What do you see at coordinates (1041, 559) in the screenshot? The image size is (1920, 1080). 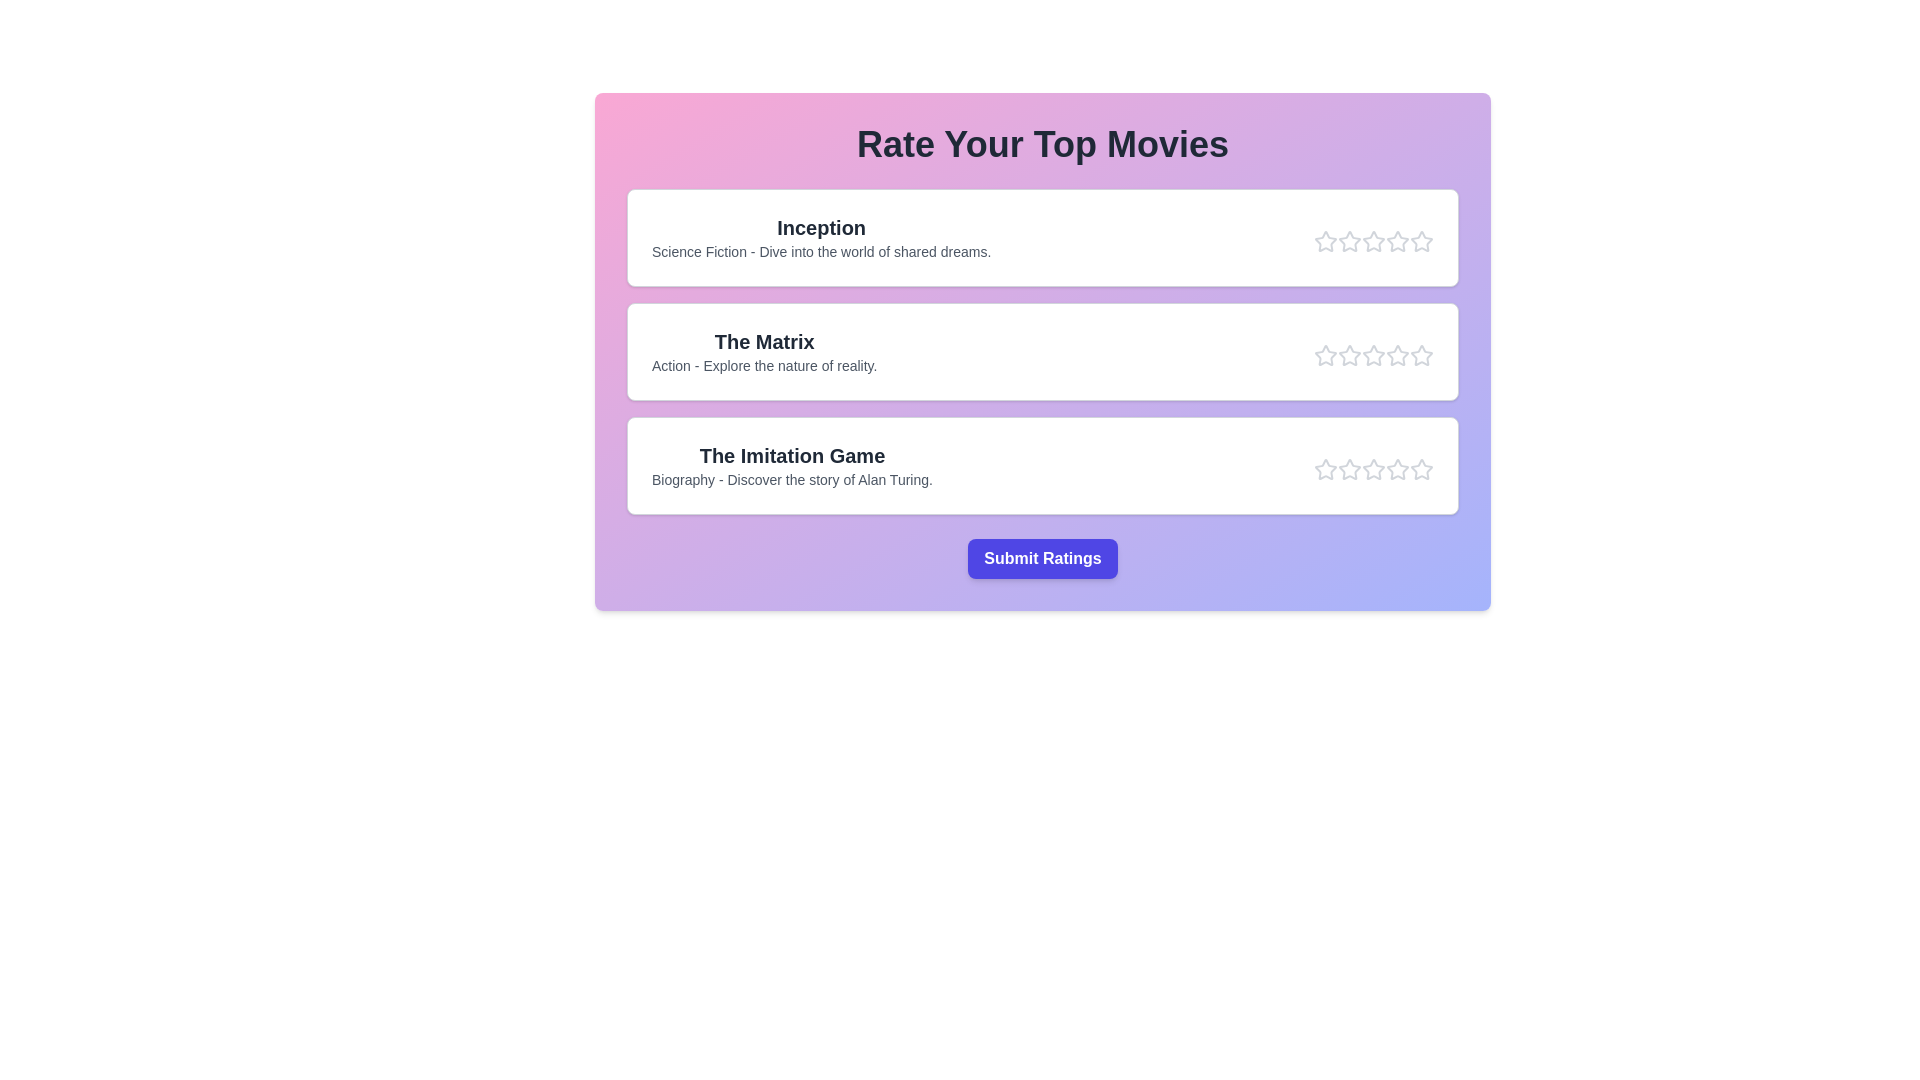 I see `the 'Submit Ratings' button` at bounding box center [1041, 559].